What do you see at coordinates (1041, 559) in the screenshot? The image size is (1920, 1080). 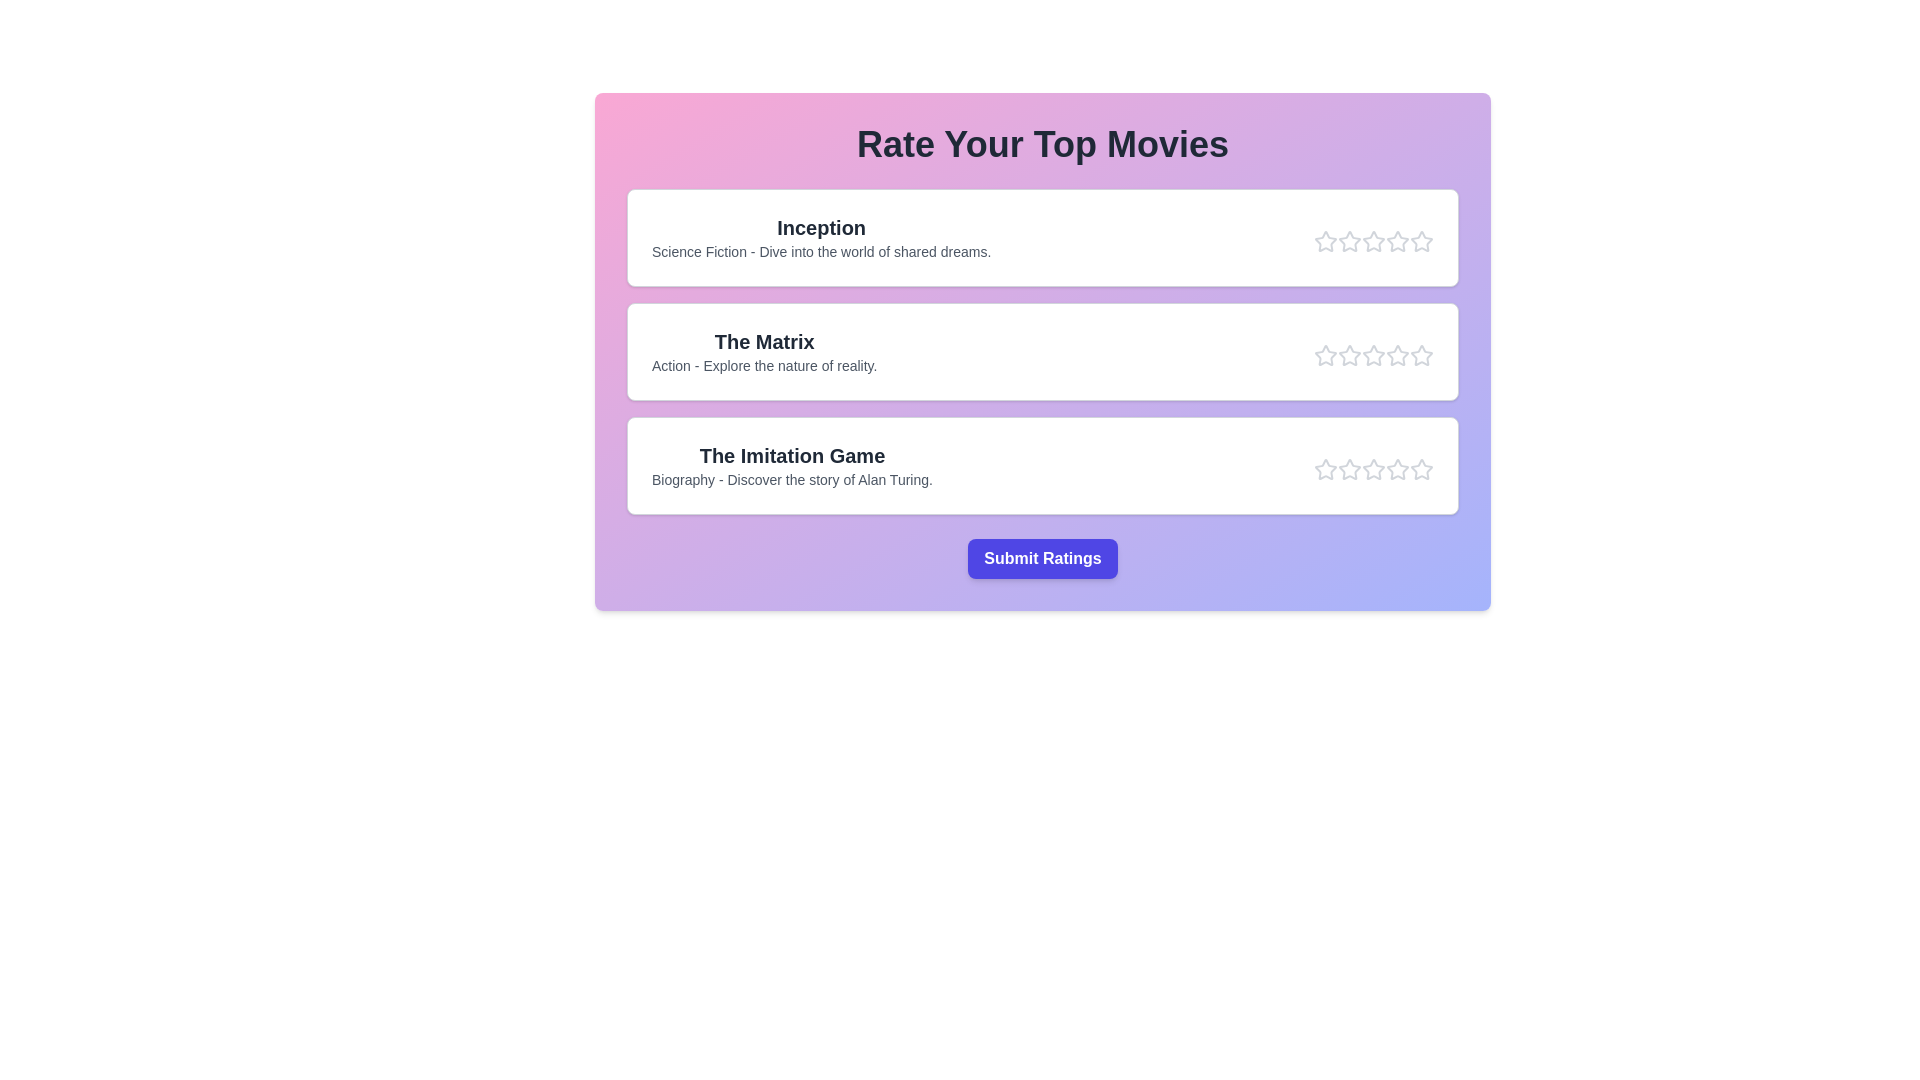 I see `the 'Submit Ratings' button` at bounding box center [1041, 559].